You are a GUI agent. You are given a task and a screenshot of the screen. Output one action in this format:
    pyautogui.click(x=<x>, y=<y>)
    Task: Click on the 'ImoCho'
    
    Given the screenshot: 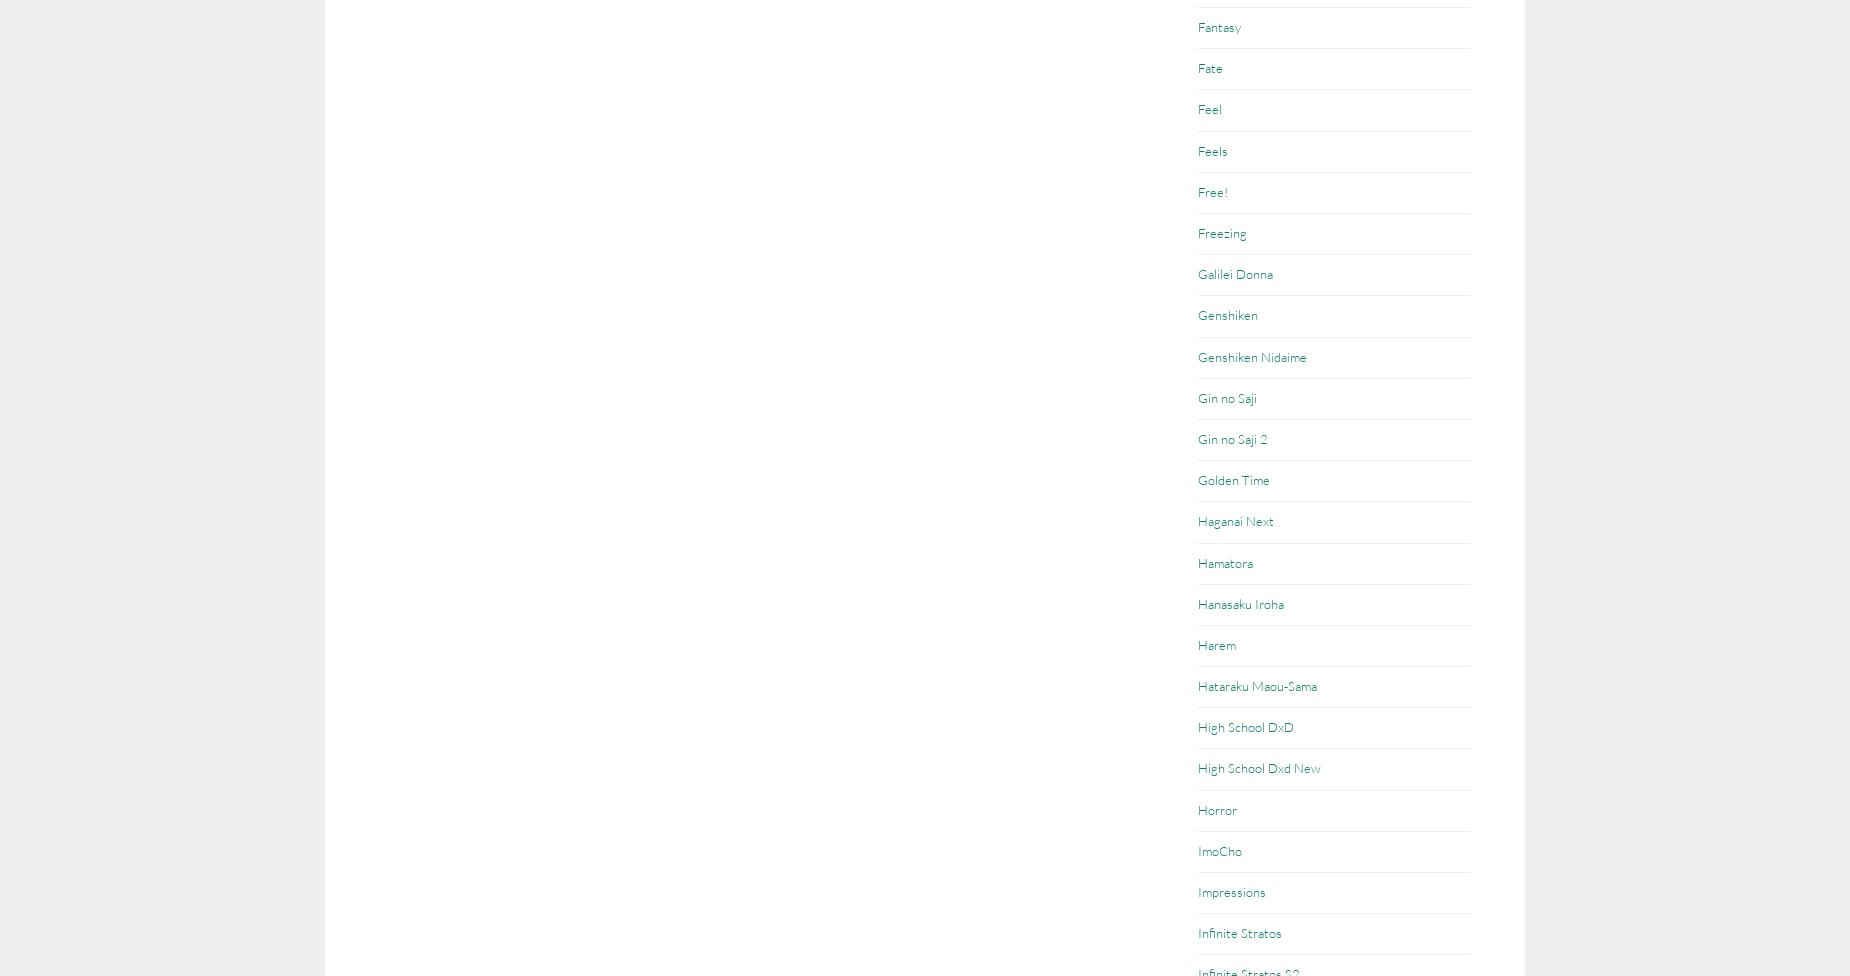 What is the action you would take?
    pyautogui.click(x=1219, y=849)
    